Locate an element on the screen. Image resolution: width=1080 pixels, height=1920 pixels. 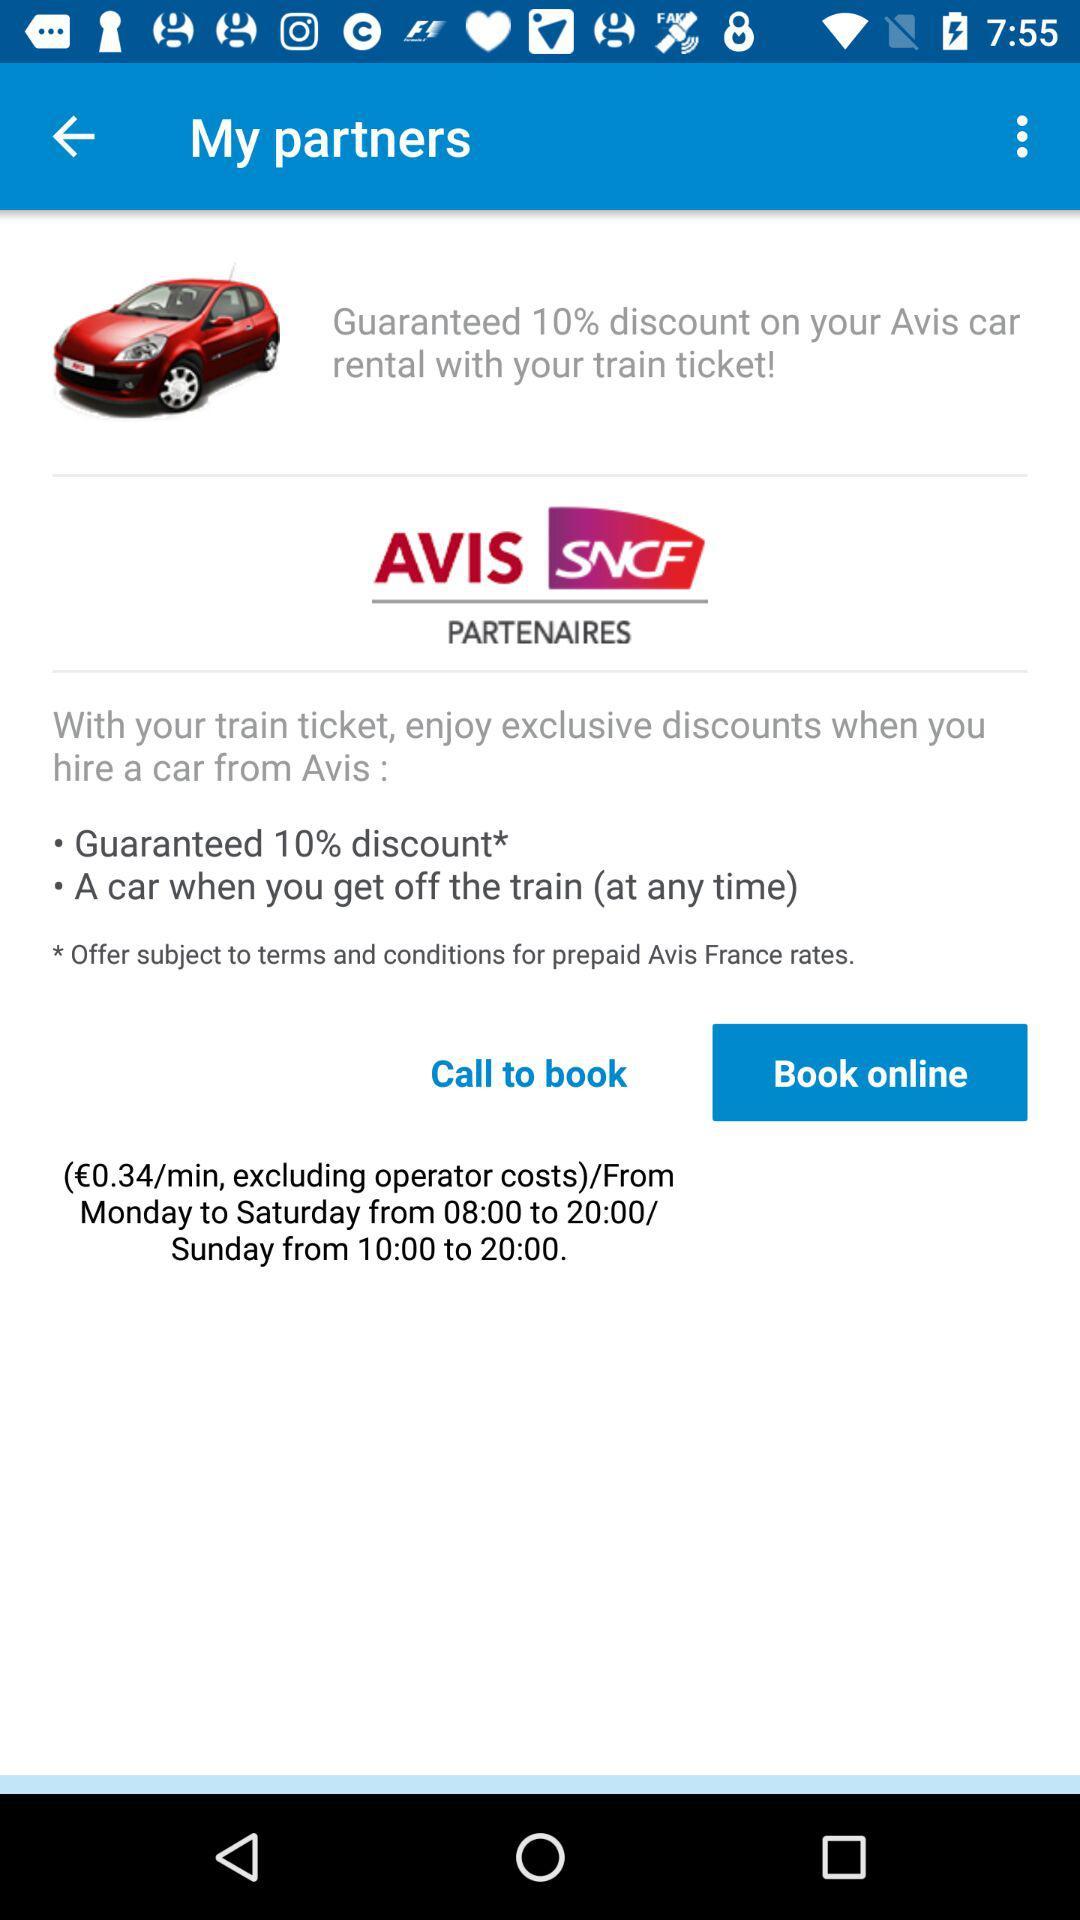
item below the offer subject to item is located at coordinates (527, 1071).